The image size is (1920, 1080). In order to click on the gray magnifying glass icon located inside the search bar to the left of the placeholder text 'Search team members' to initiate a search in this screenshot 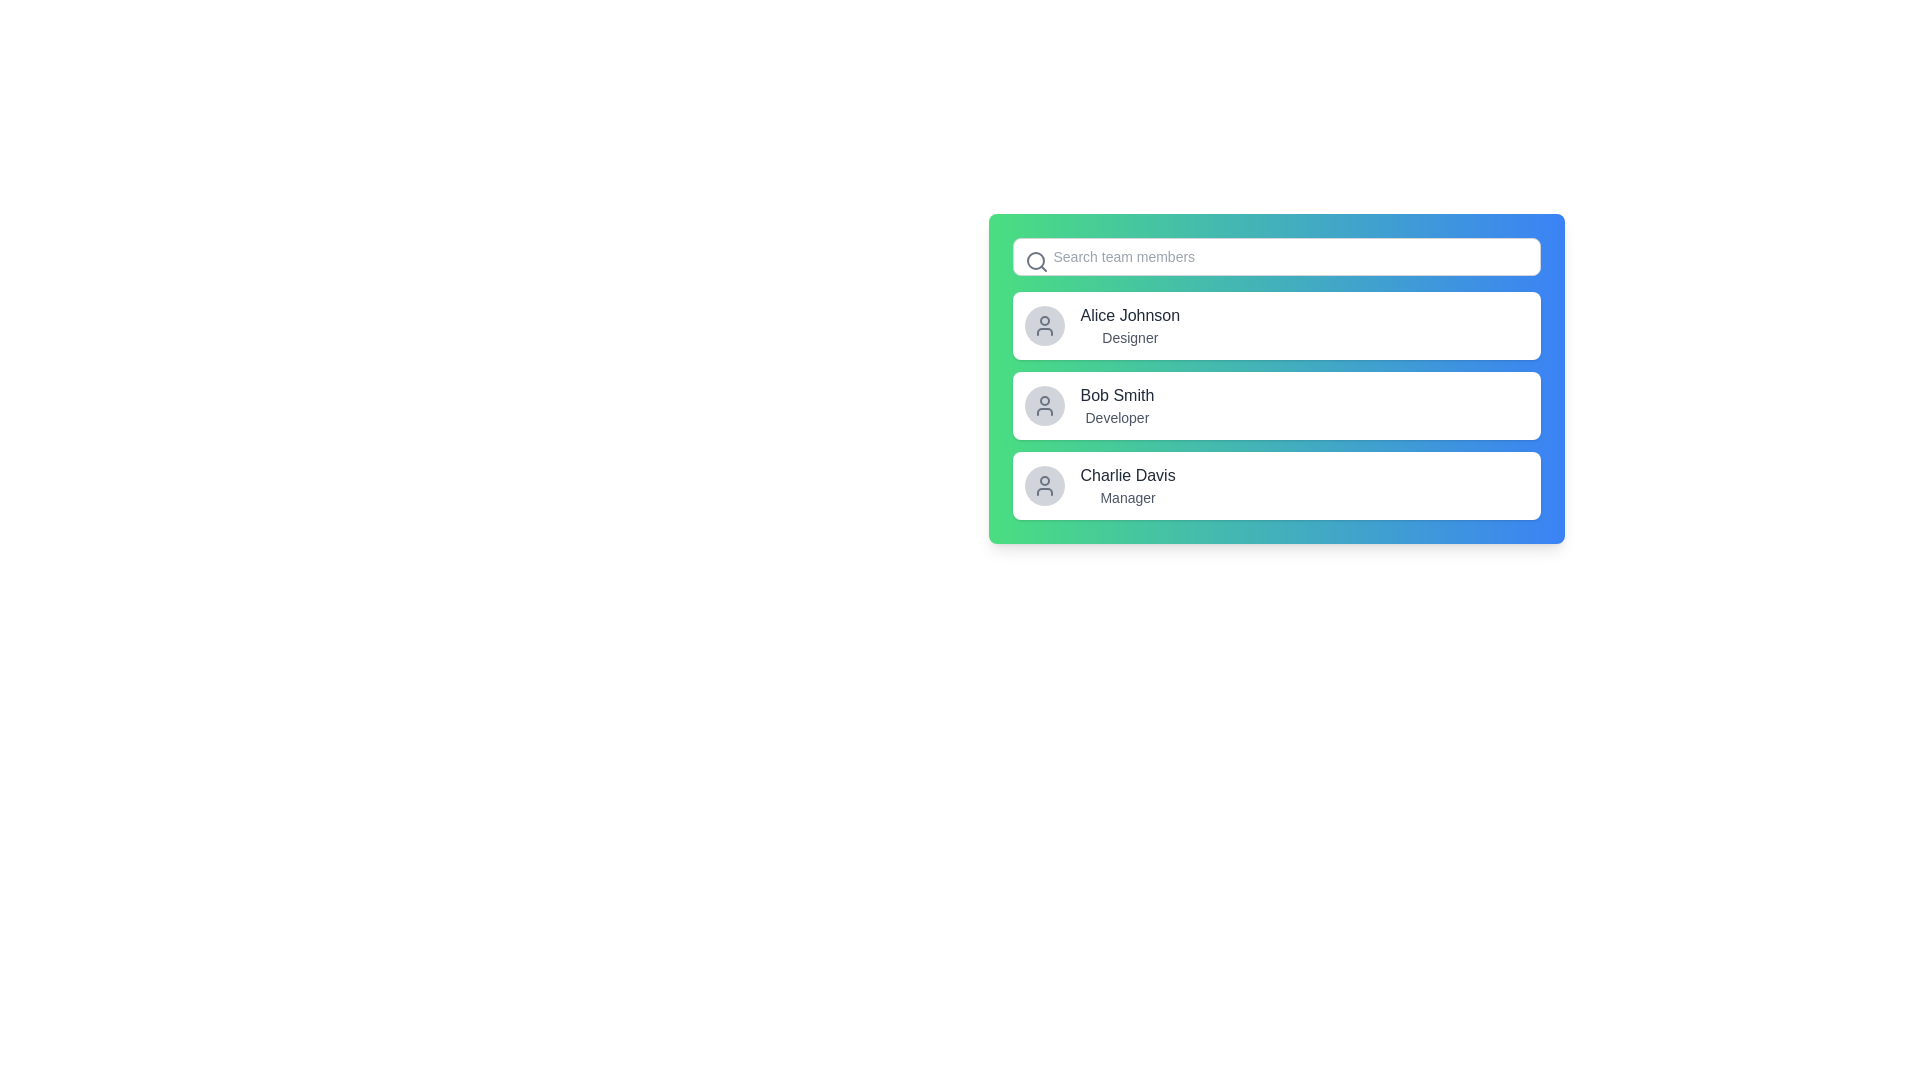, I will do `click(1036, 261)`.